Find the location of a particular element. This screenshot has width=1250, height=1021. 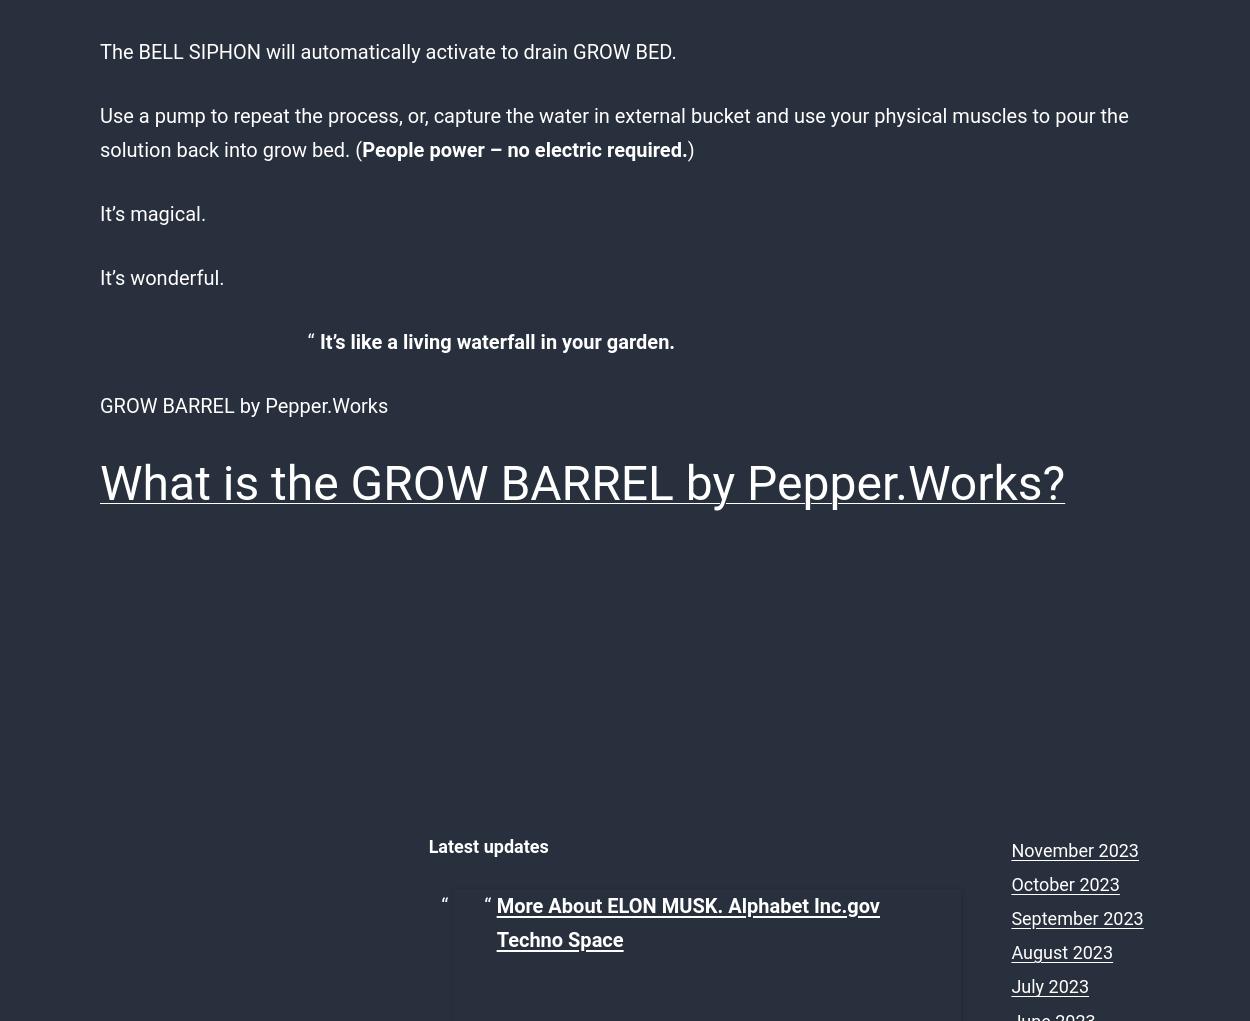

'People power – no electric required.' is located at coordinates (524, 149).